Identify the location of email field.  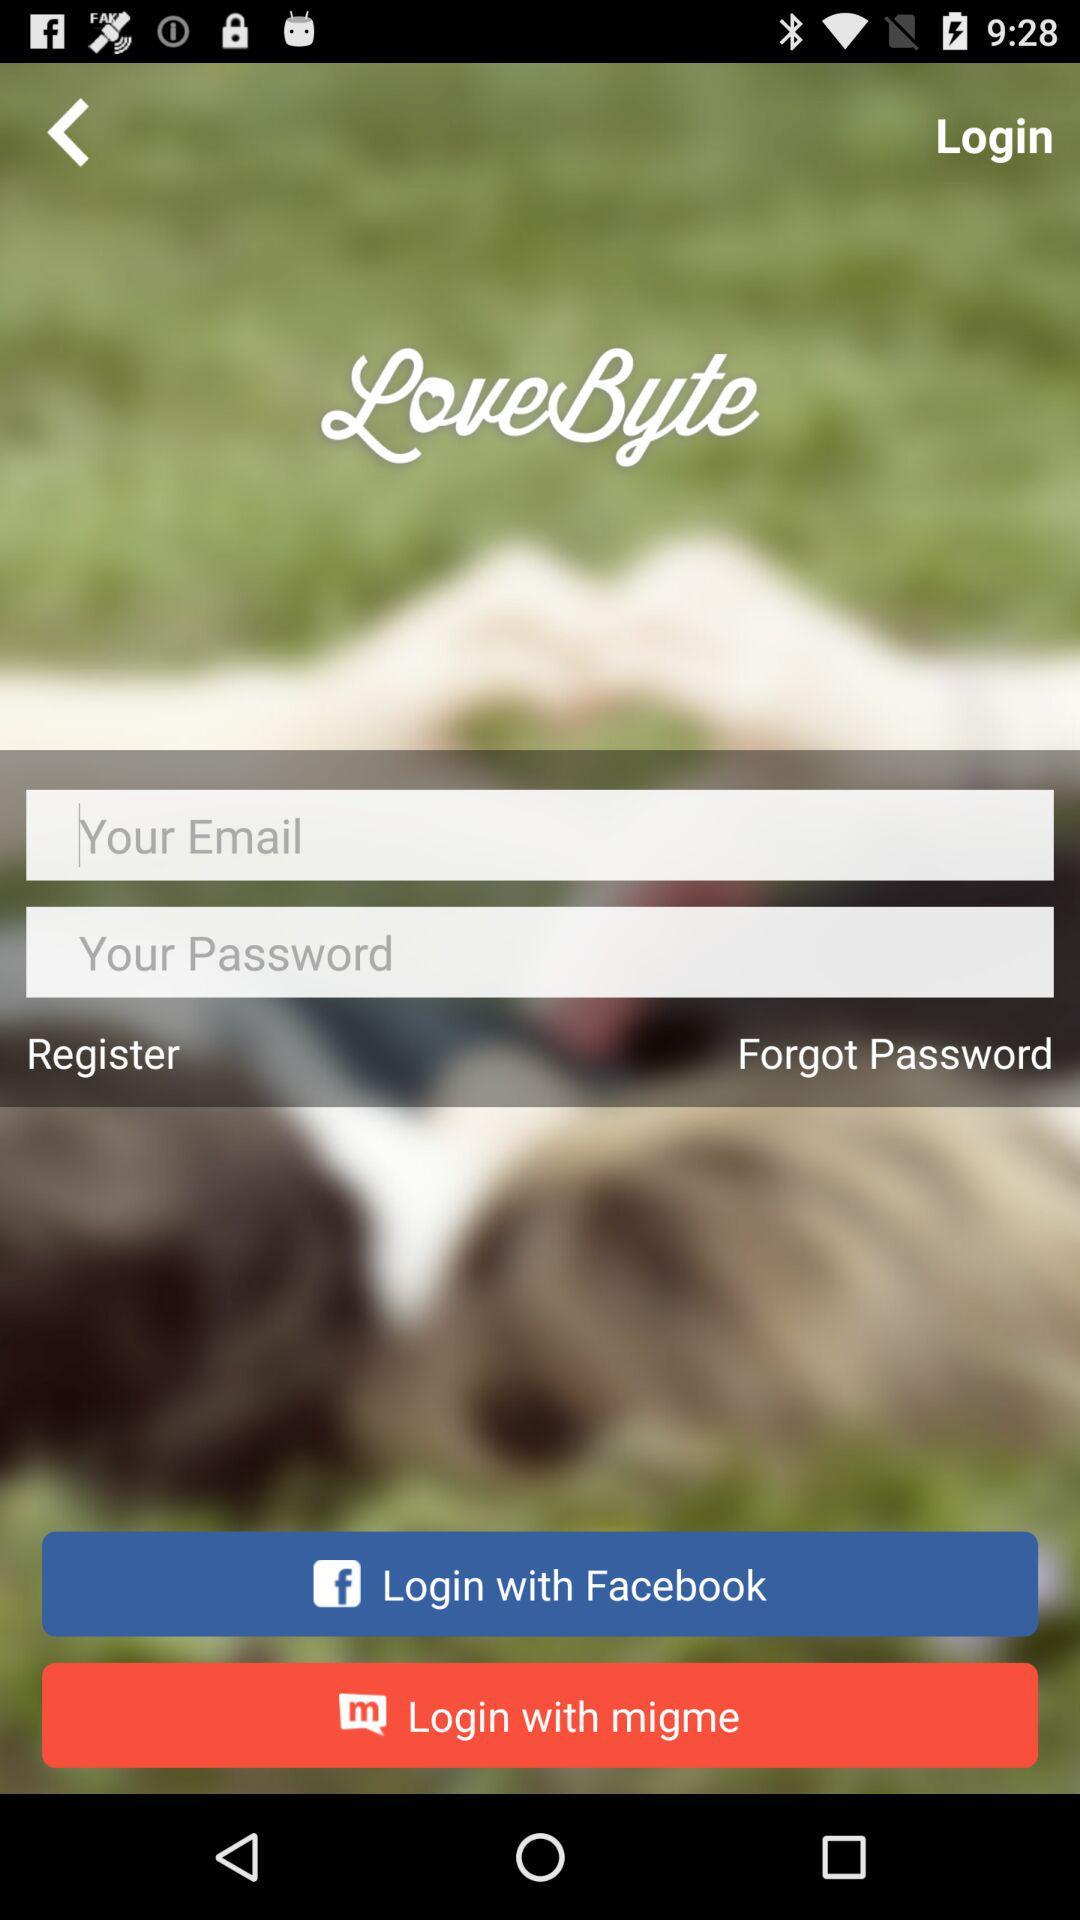
(540, 835).